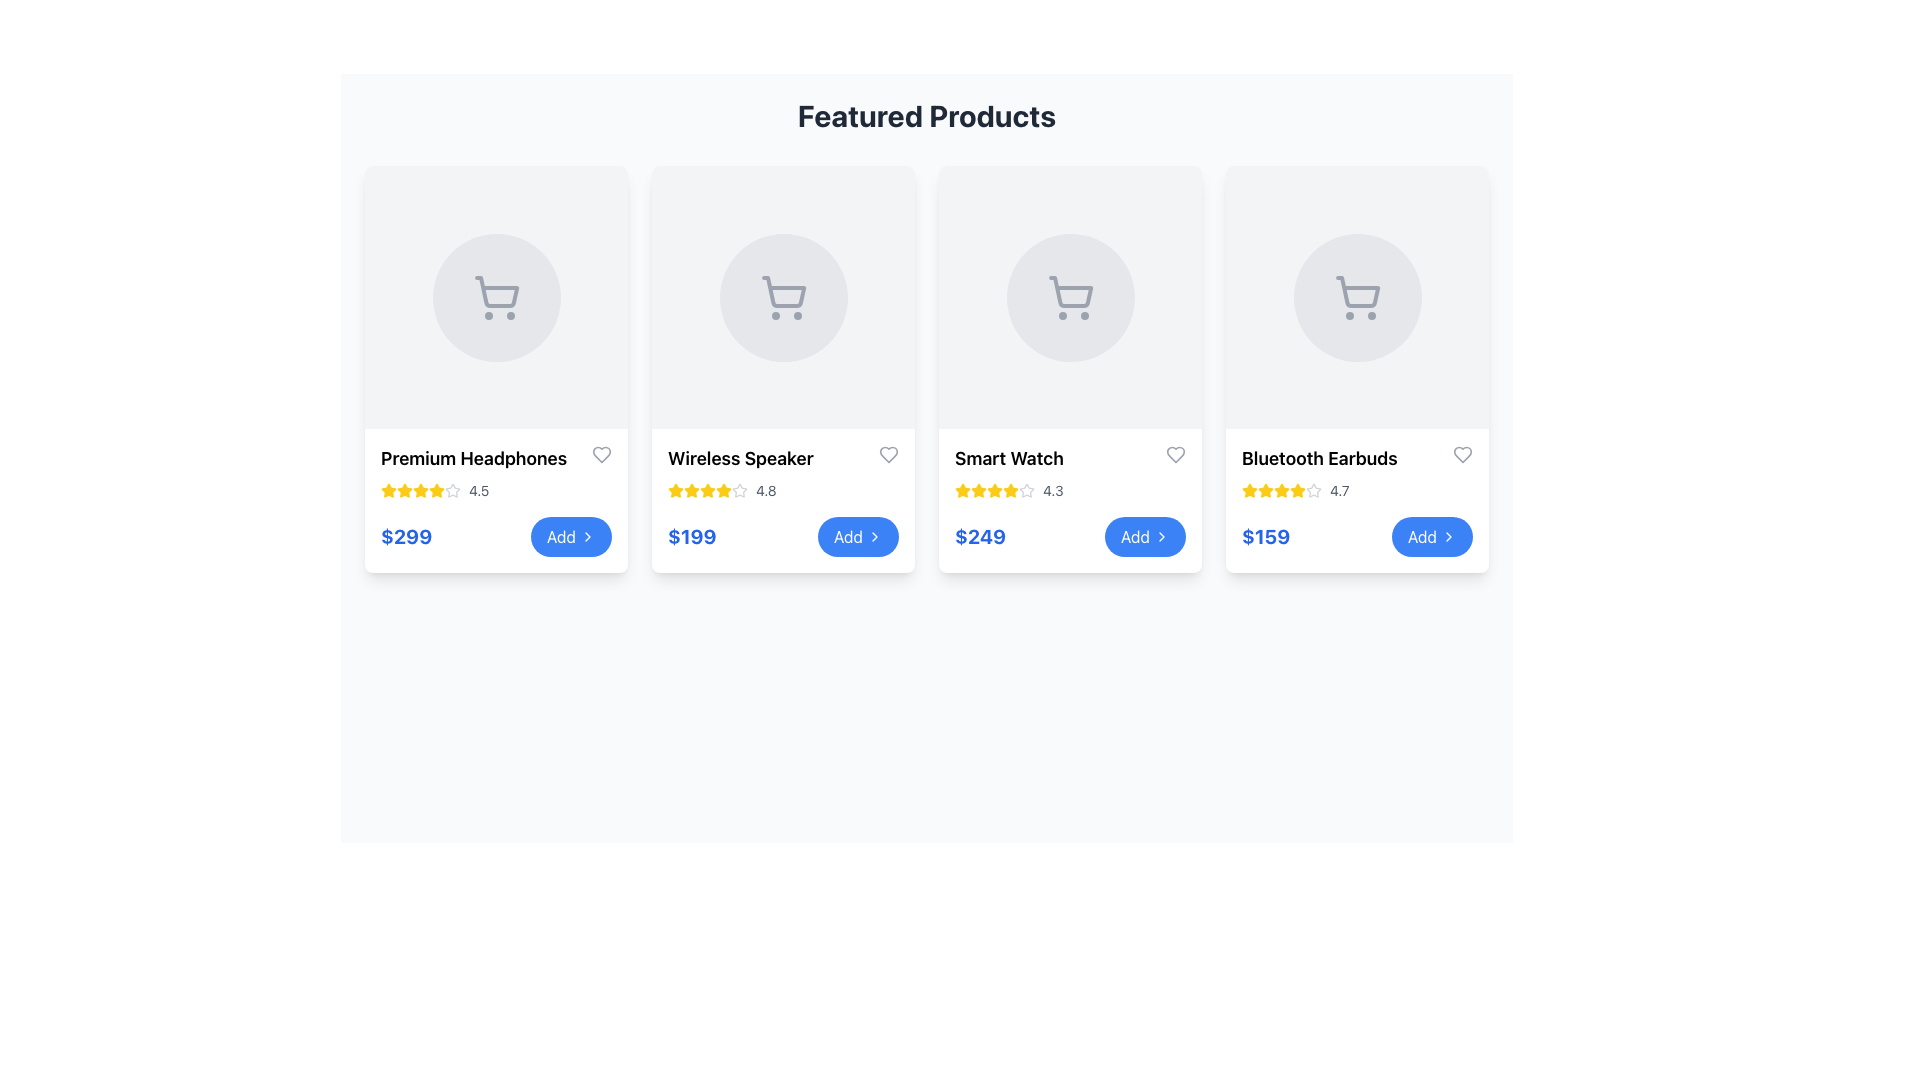  Describe the element at coordinates (1069, 297) in the screenshot. I see `the shopping cart icon in the center of the circular area of the 'Smart Watch' product card, which is the third card from the left in the featured products section` at that location.